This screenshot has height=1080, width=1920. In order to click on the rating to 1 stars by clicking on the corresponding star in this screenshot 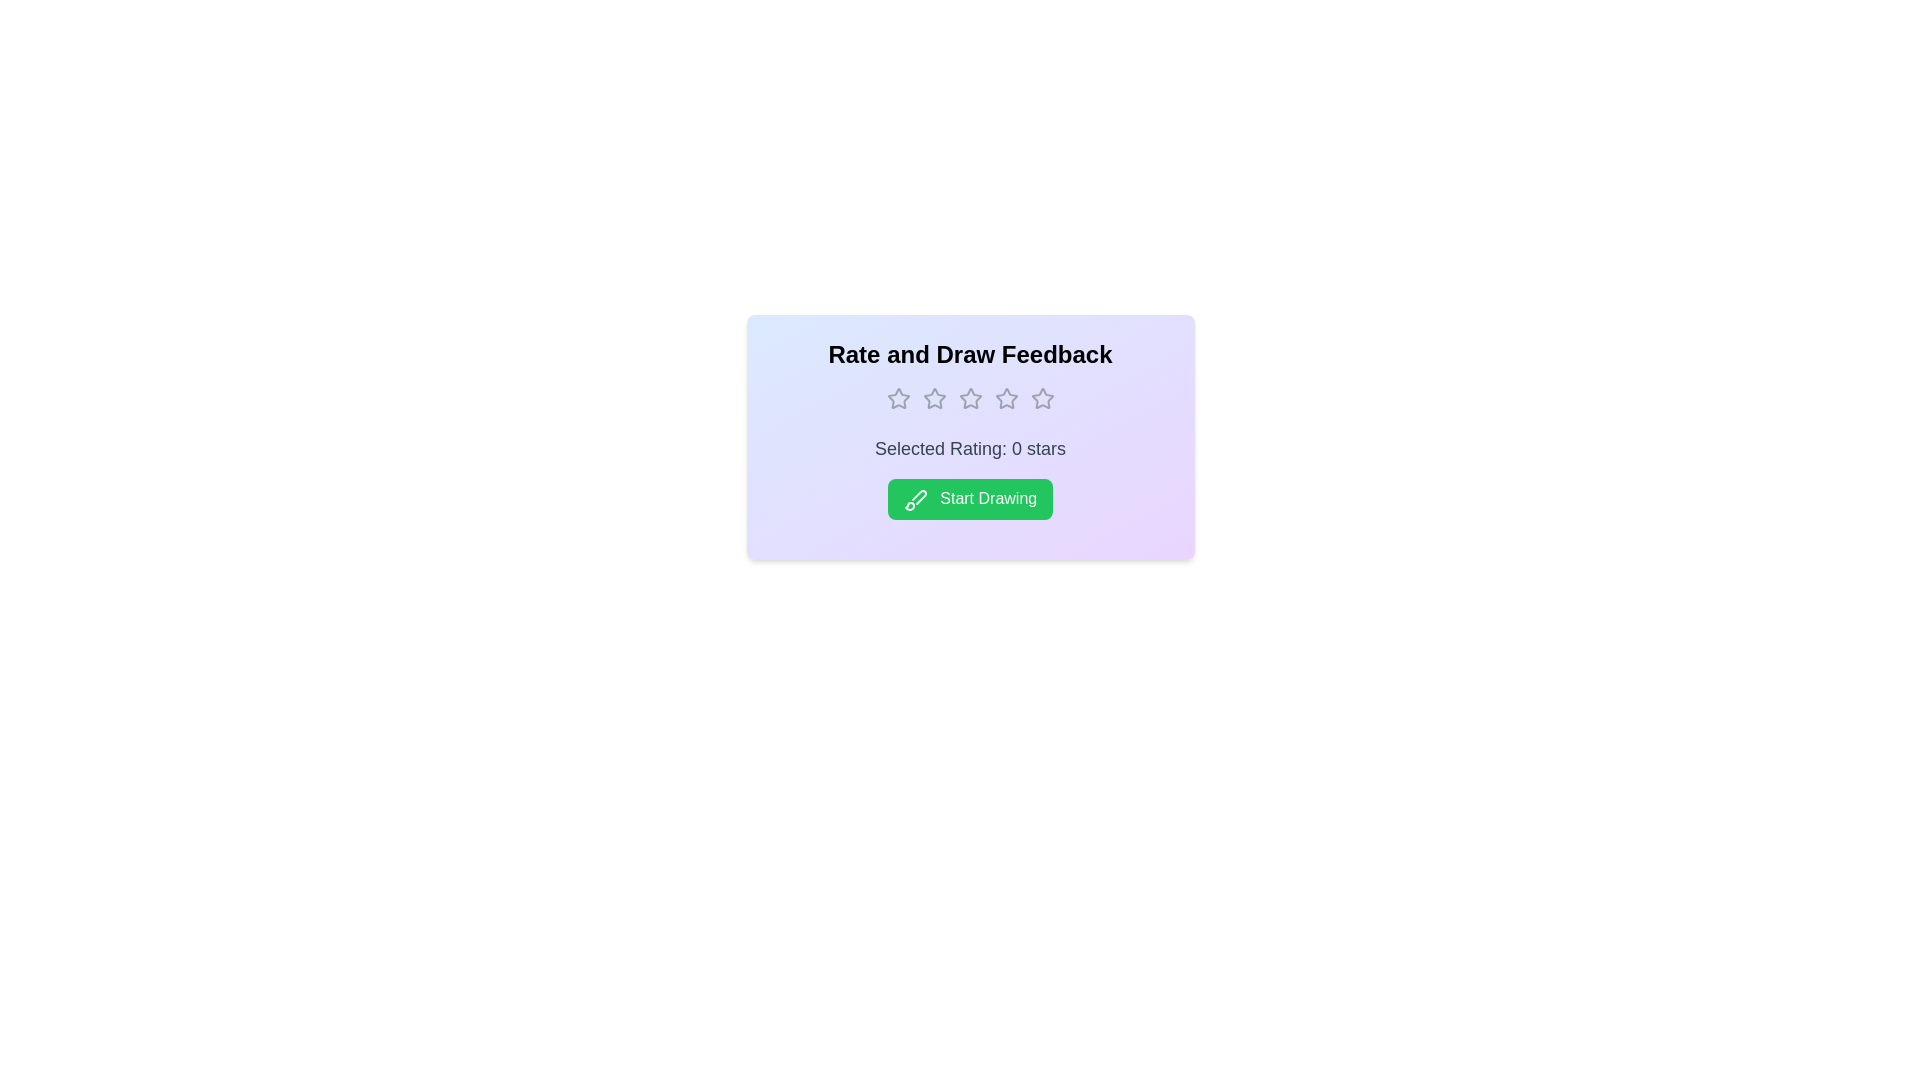, I will do `click(897, 398)`.